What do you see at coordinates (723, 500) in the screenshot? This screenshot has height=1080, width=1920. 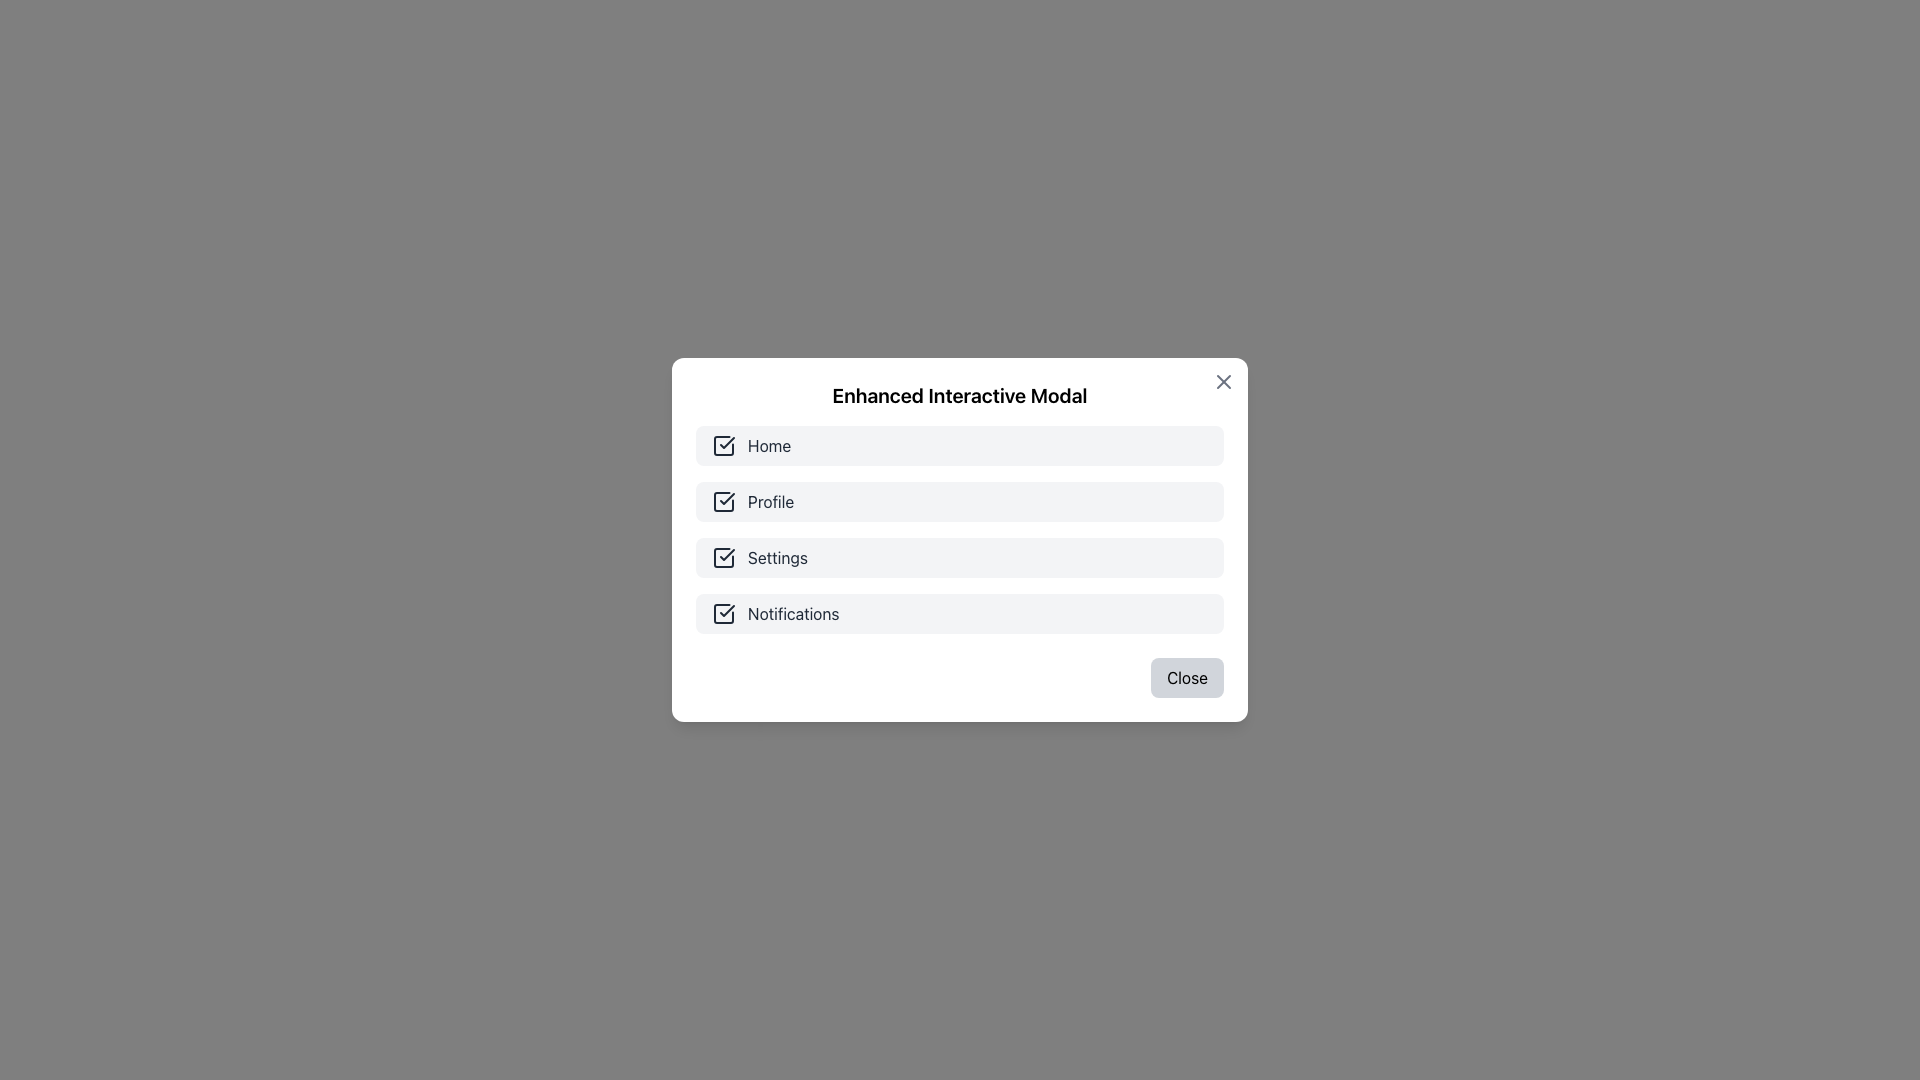 I see `the checkbox icon located to the left of the 'Profile' button` at bounding box center [723, 500].